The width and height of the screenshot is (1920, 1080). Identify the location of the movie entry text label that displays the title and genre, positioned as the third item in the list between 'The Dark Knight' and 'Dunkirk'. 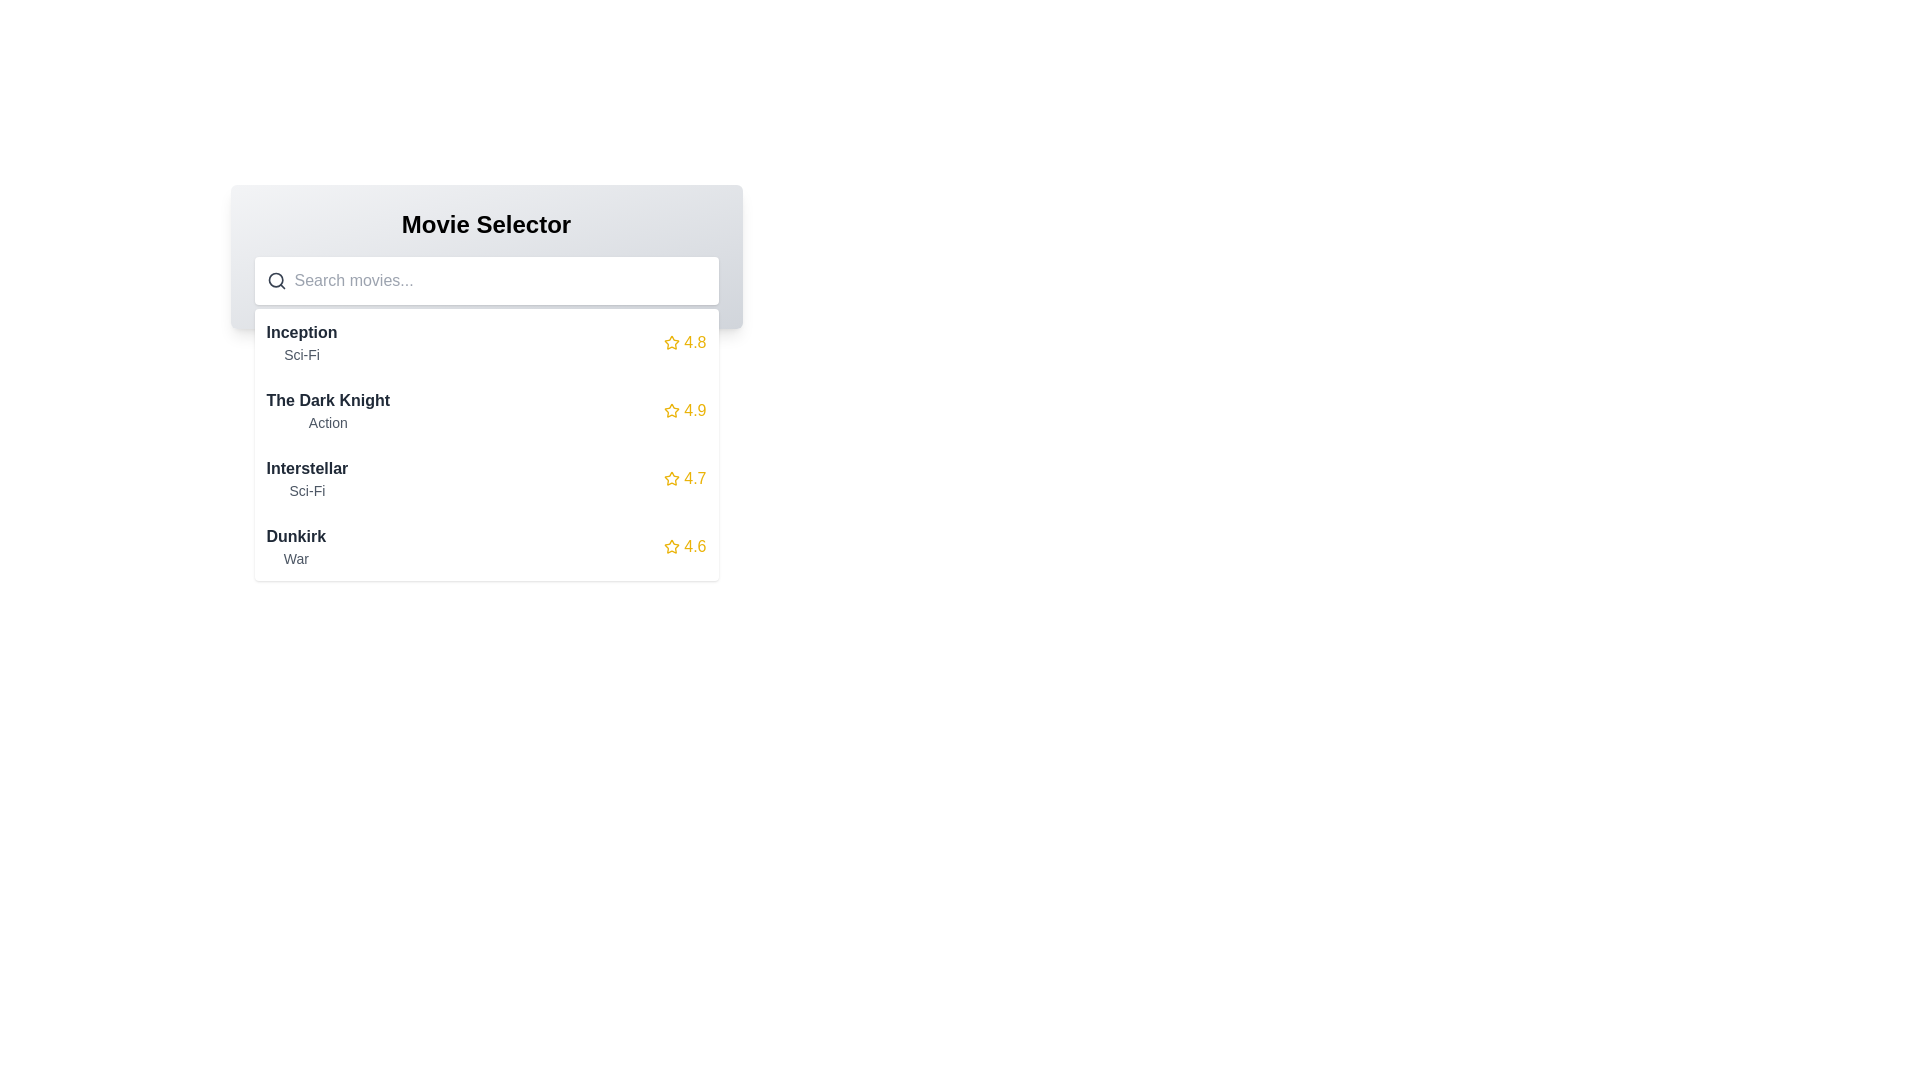
(306, 478).